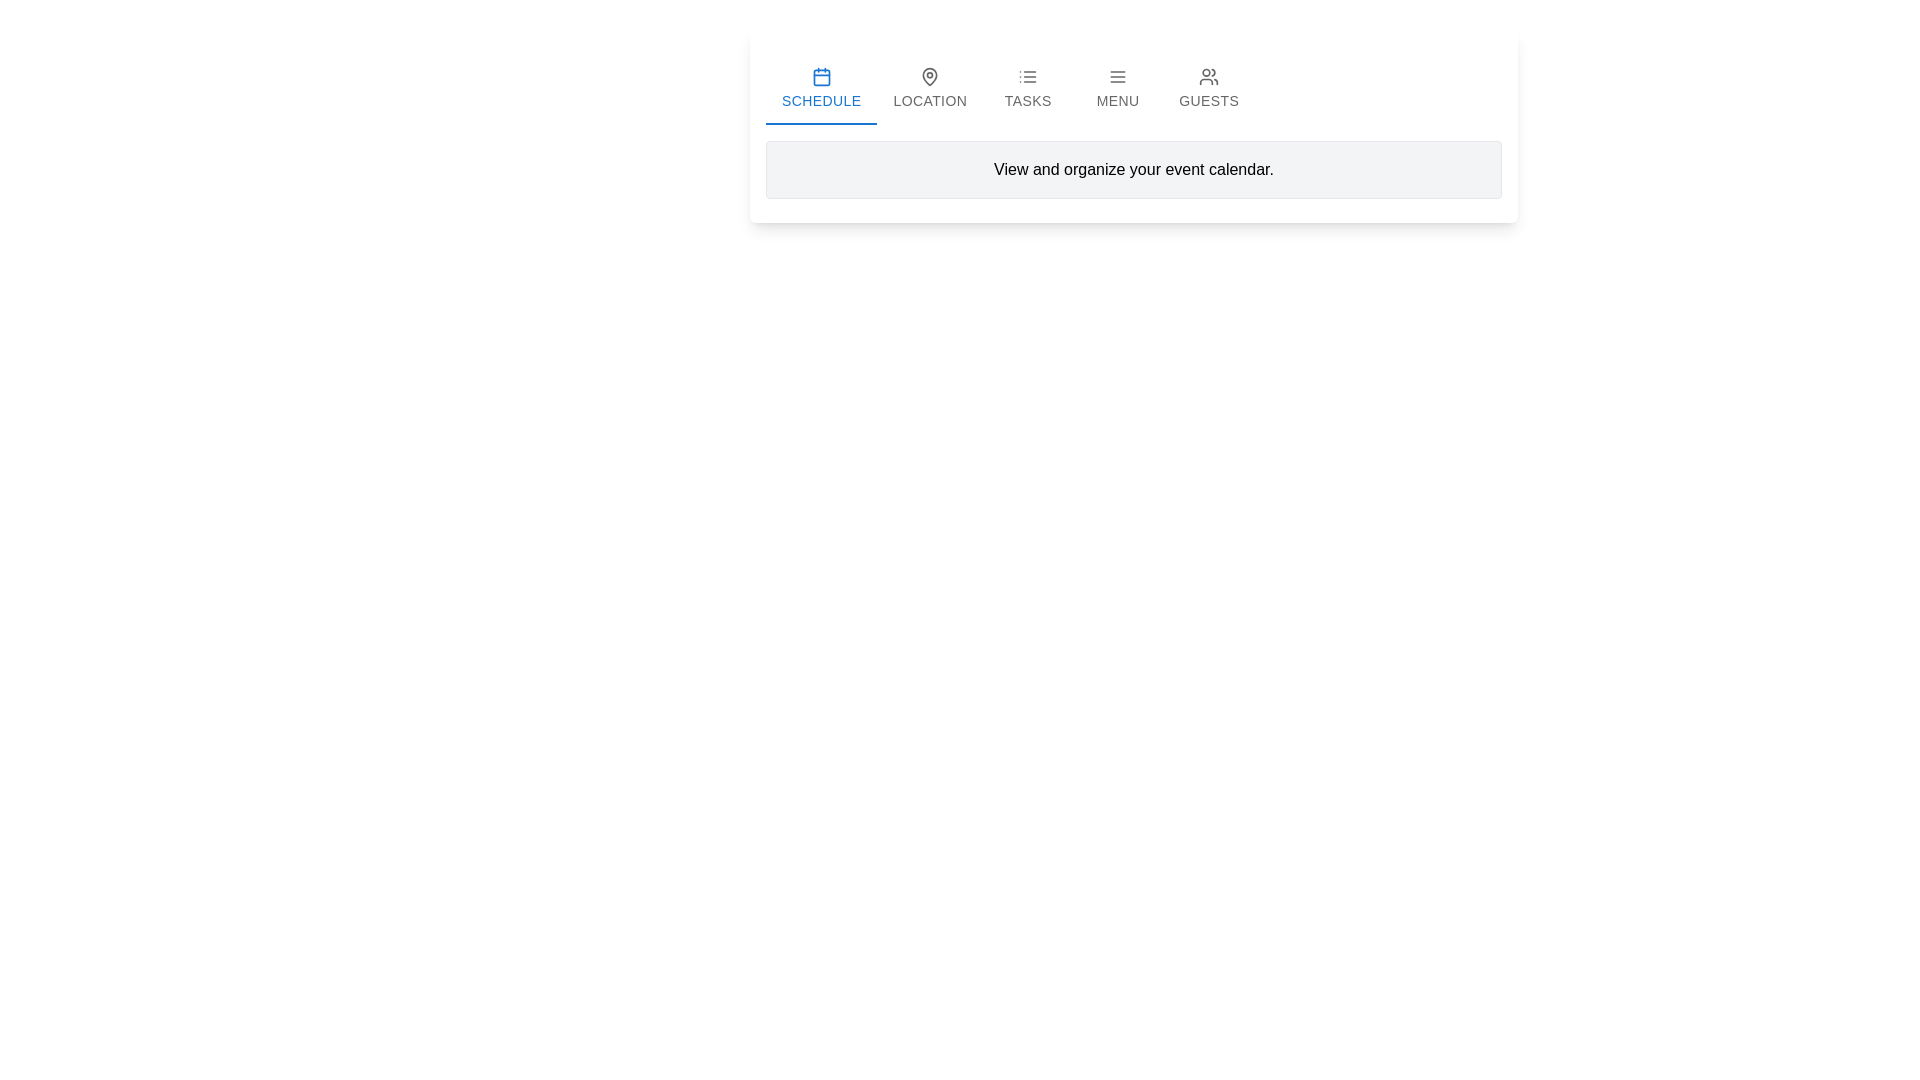 The height and width of the screenshot is (1080, 1920). Describe the element at coordinates (821, 77) in the screenshot. I see `the rectangular calendar icon with a blue border and white fill, located within the 'SCHEDULE' navigation button` at that location.